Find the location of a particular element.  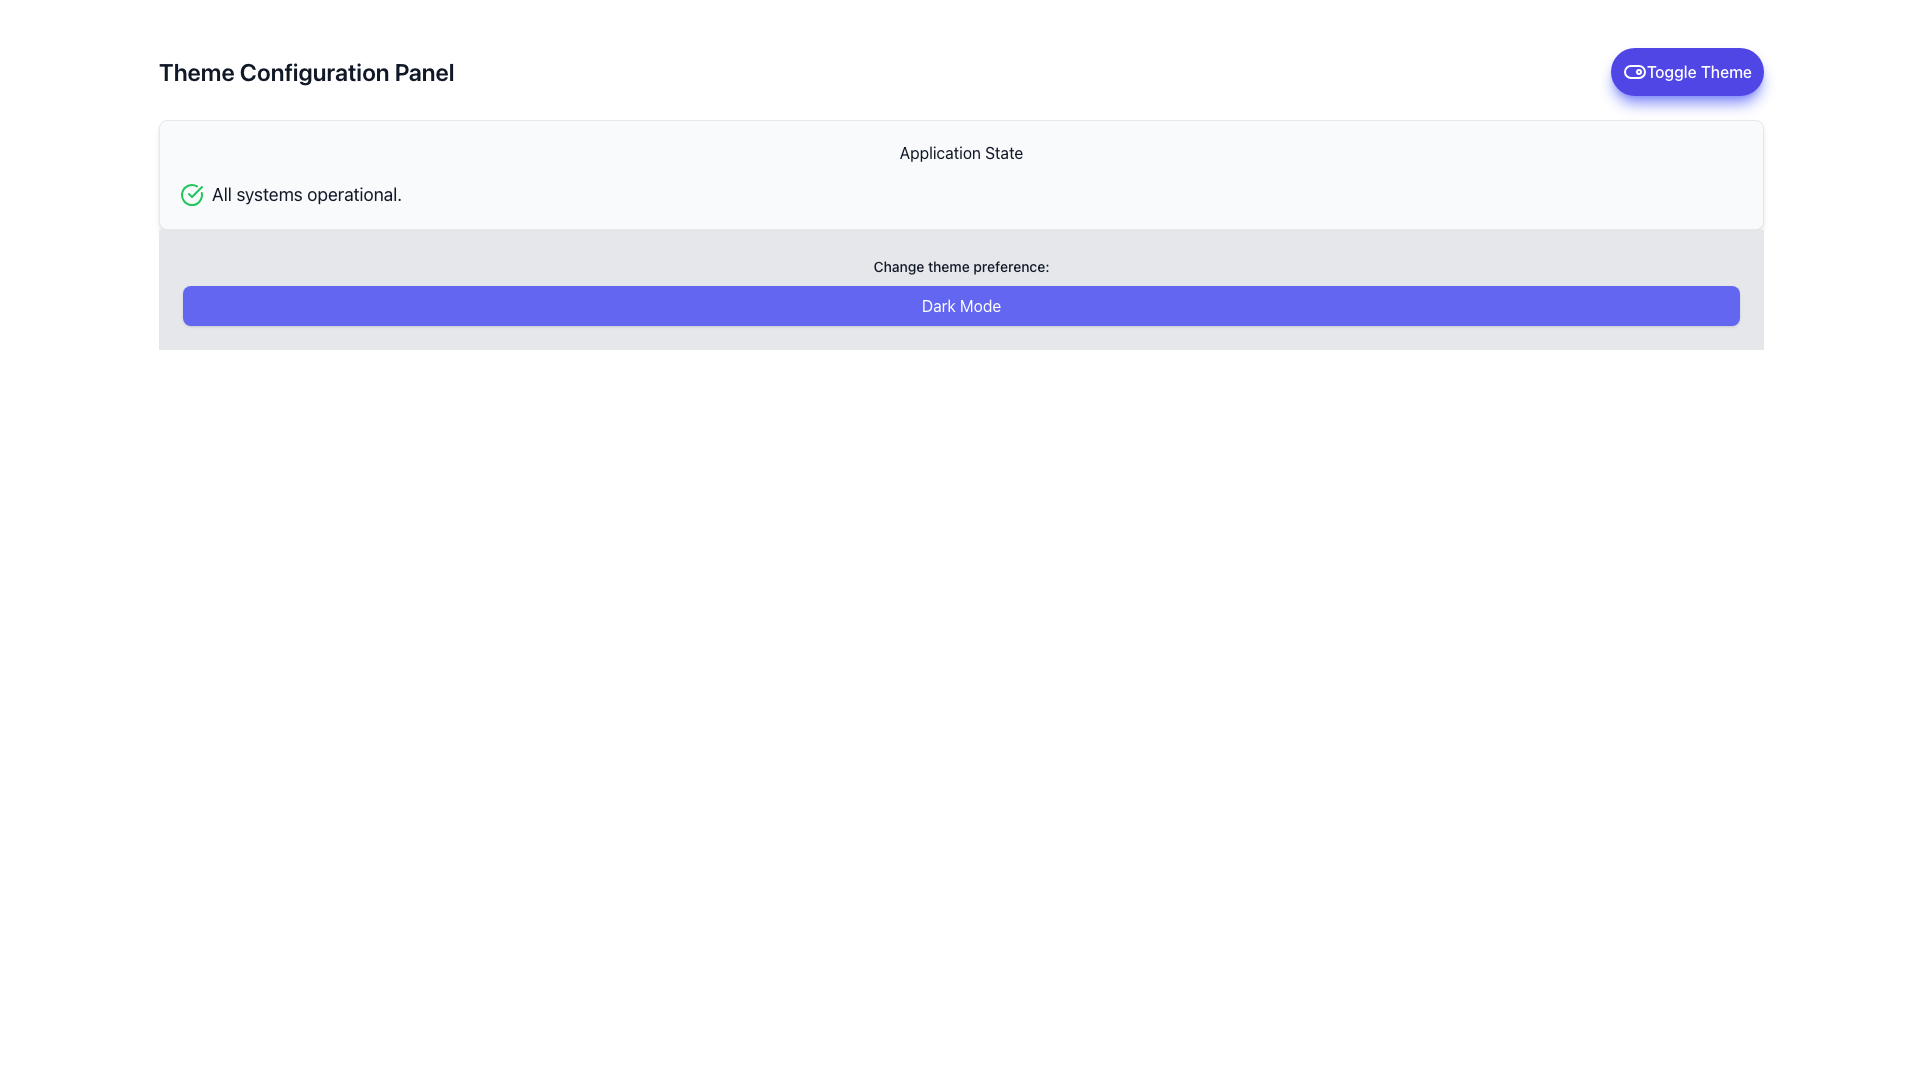

the text label that reads 'Change theme preference:' which is displayed in a smaller font on a light gray background, located above the 'Dark Mode' button is located at coordinates (961, 265).